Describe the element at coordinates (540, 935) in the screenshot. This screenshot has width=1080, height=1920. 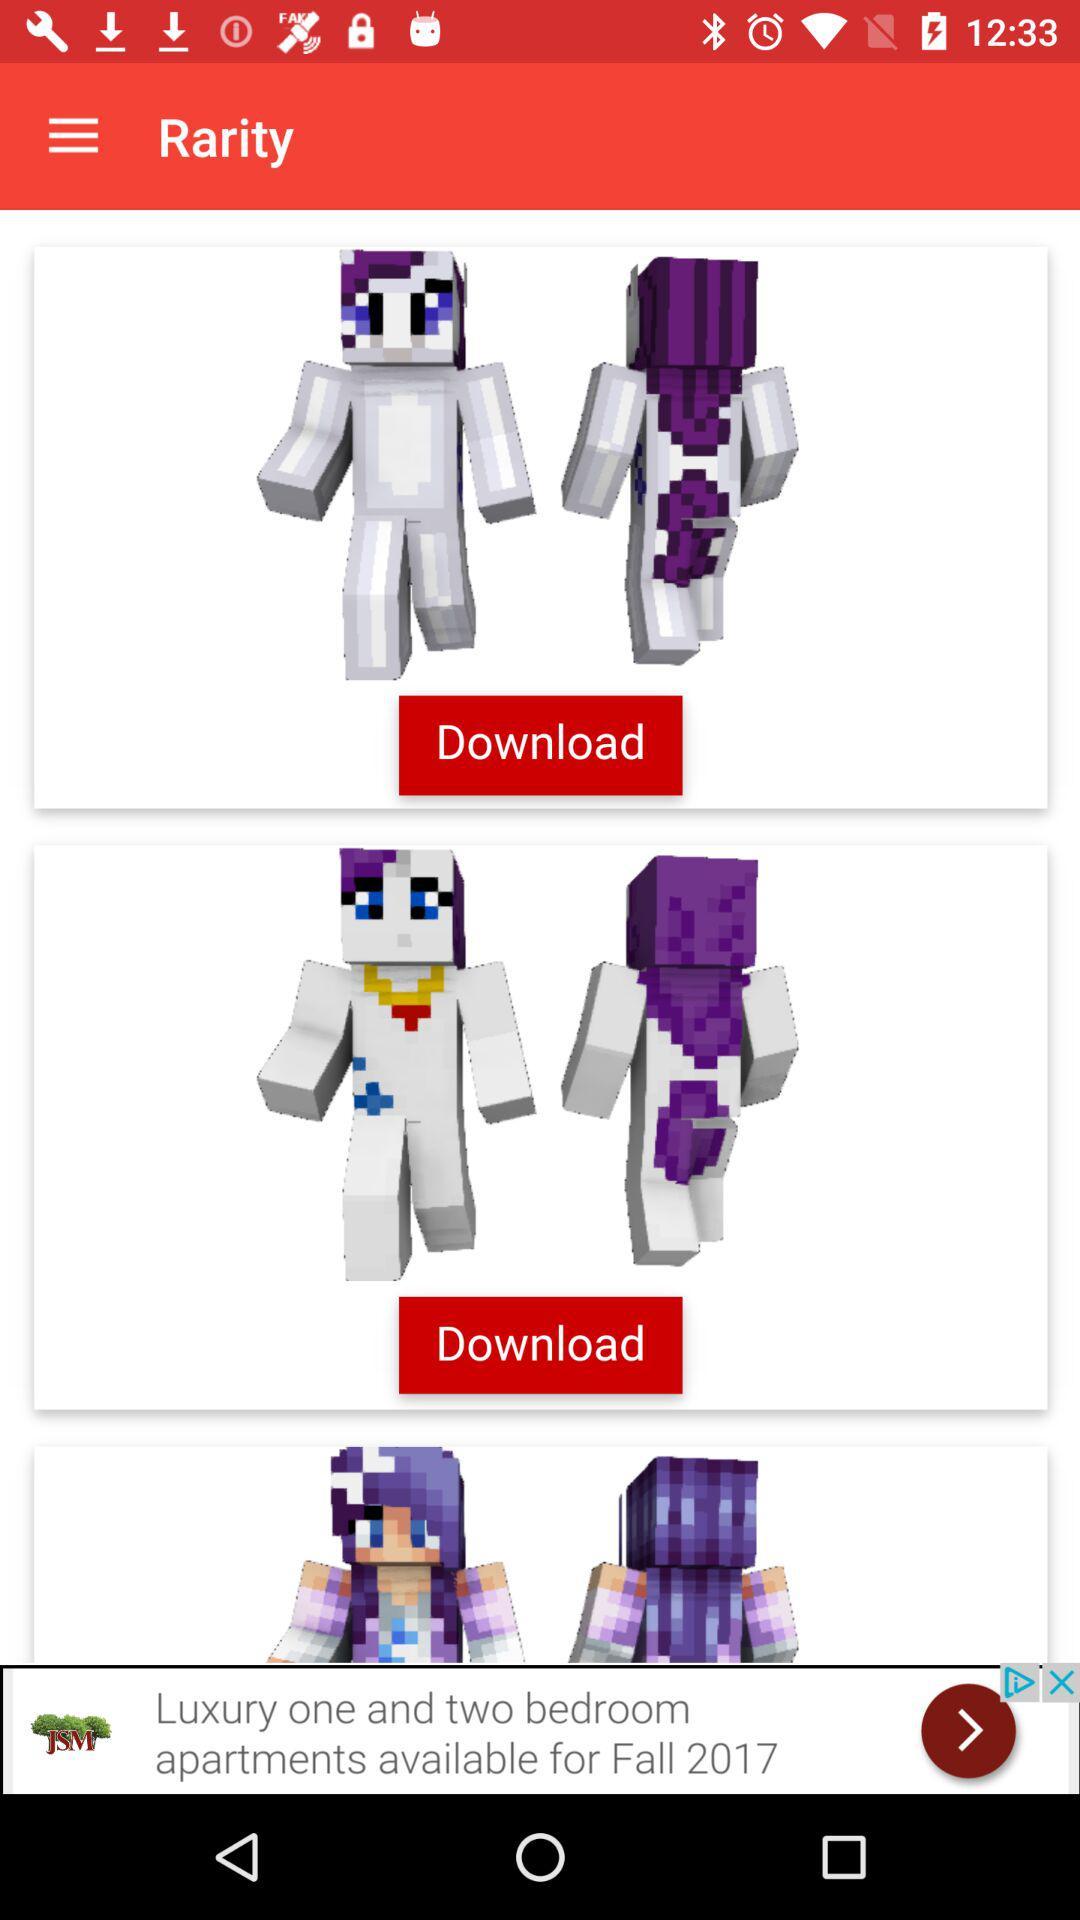
I see `descrition` at that location.